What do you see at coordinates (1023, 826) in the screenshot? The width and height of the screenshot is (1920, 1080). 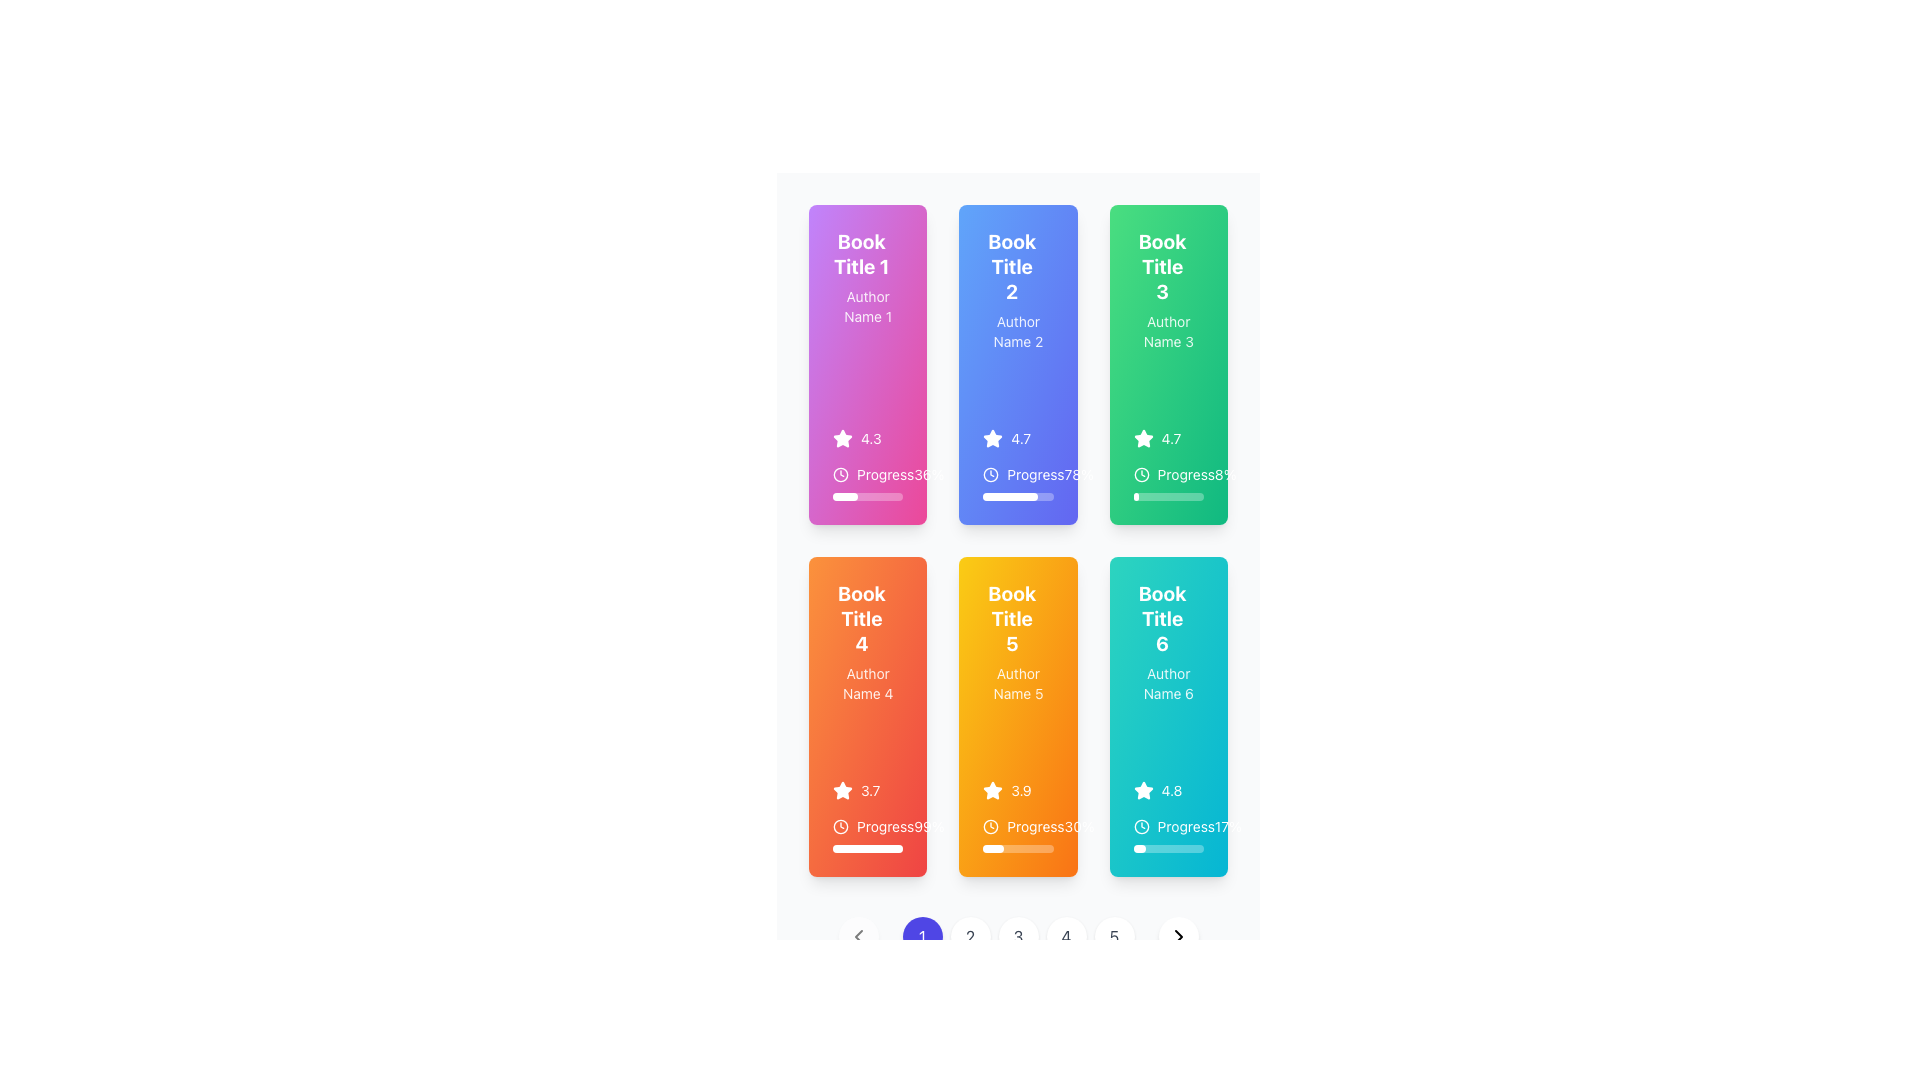 I see `the clock icon in the 'Progress' label, which is located on the bottom section of the orange card, the second card from the left in the second row of the grid layout` at bounding box center [1023, 826].